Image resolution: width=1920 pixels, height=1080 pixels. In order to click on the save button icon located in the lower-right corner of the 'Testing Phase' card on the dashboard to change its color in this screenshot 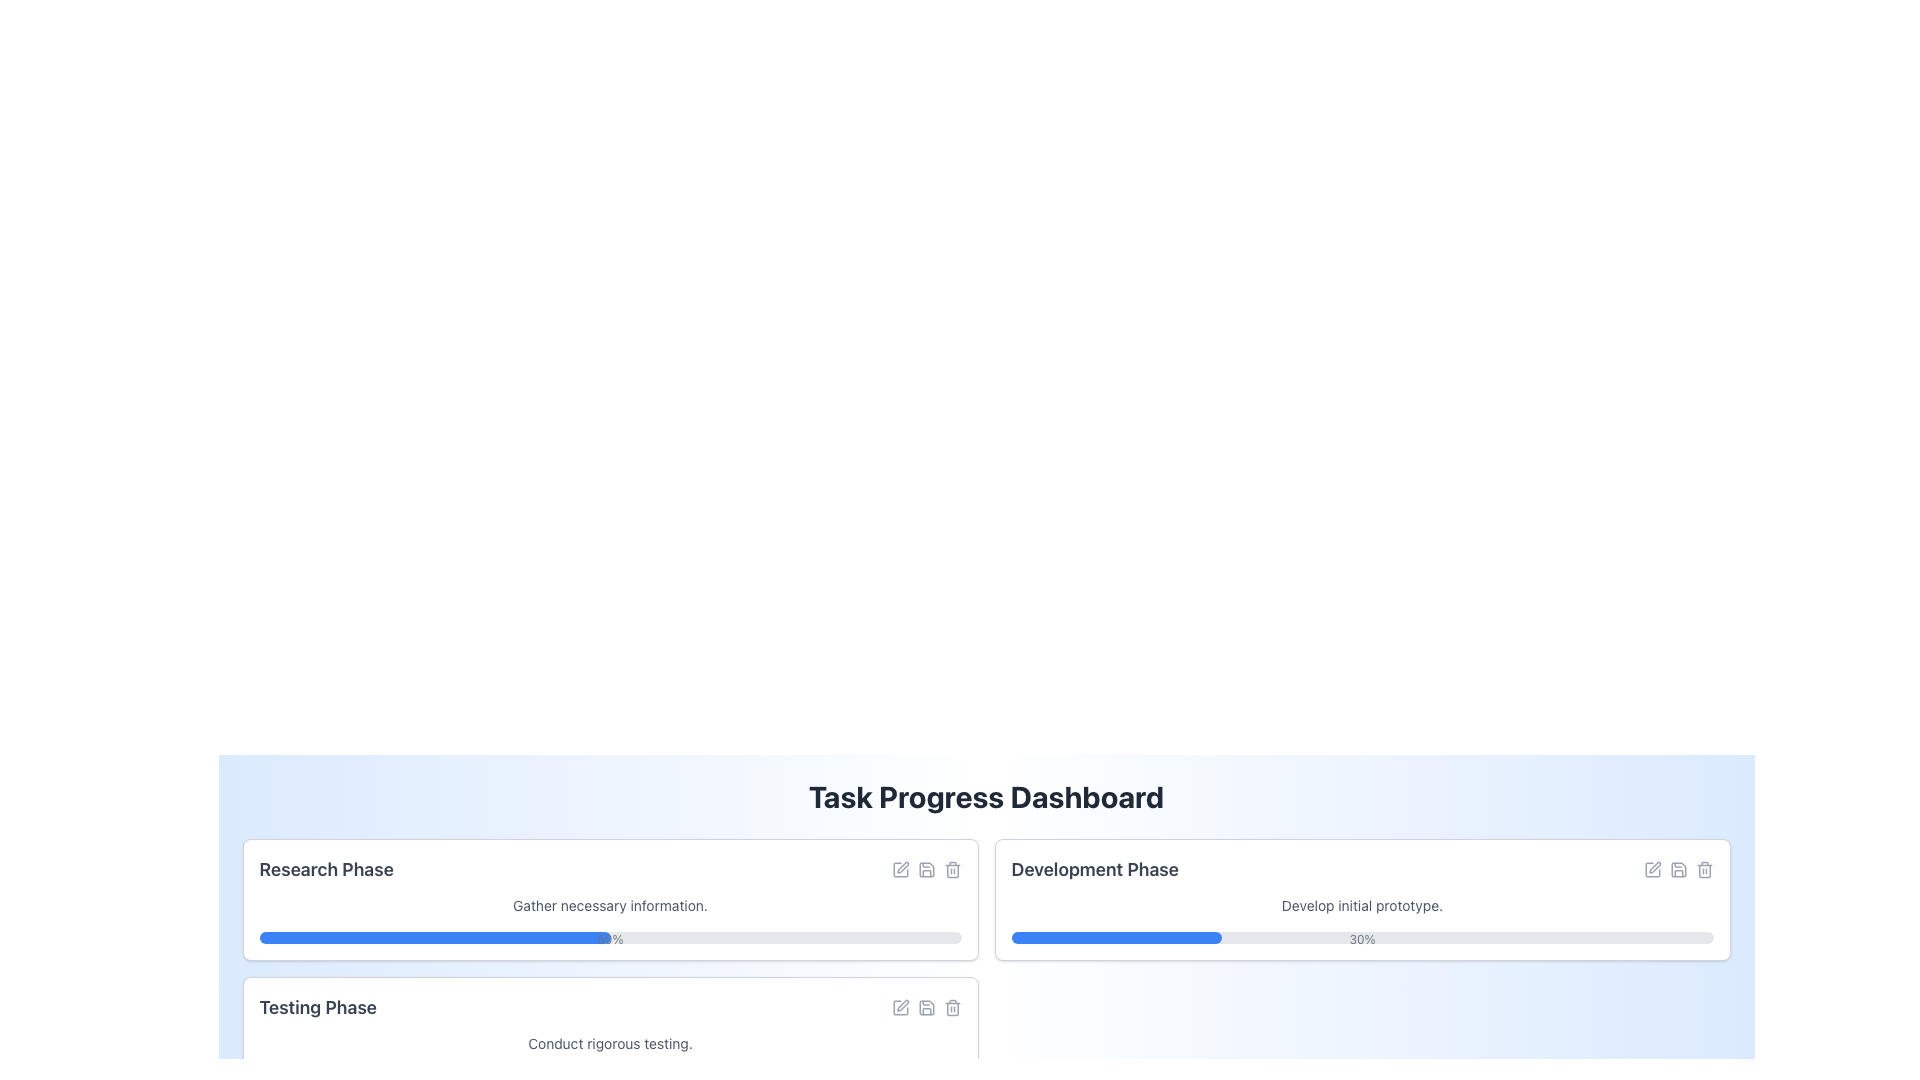, I will do `click(925, 1007)`.